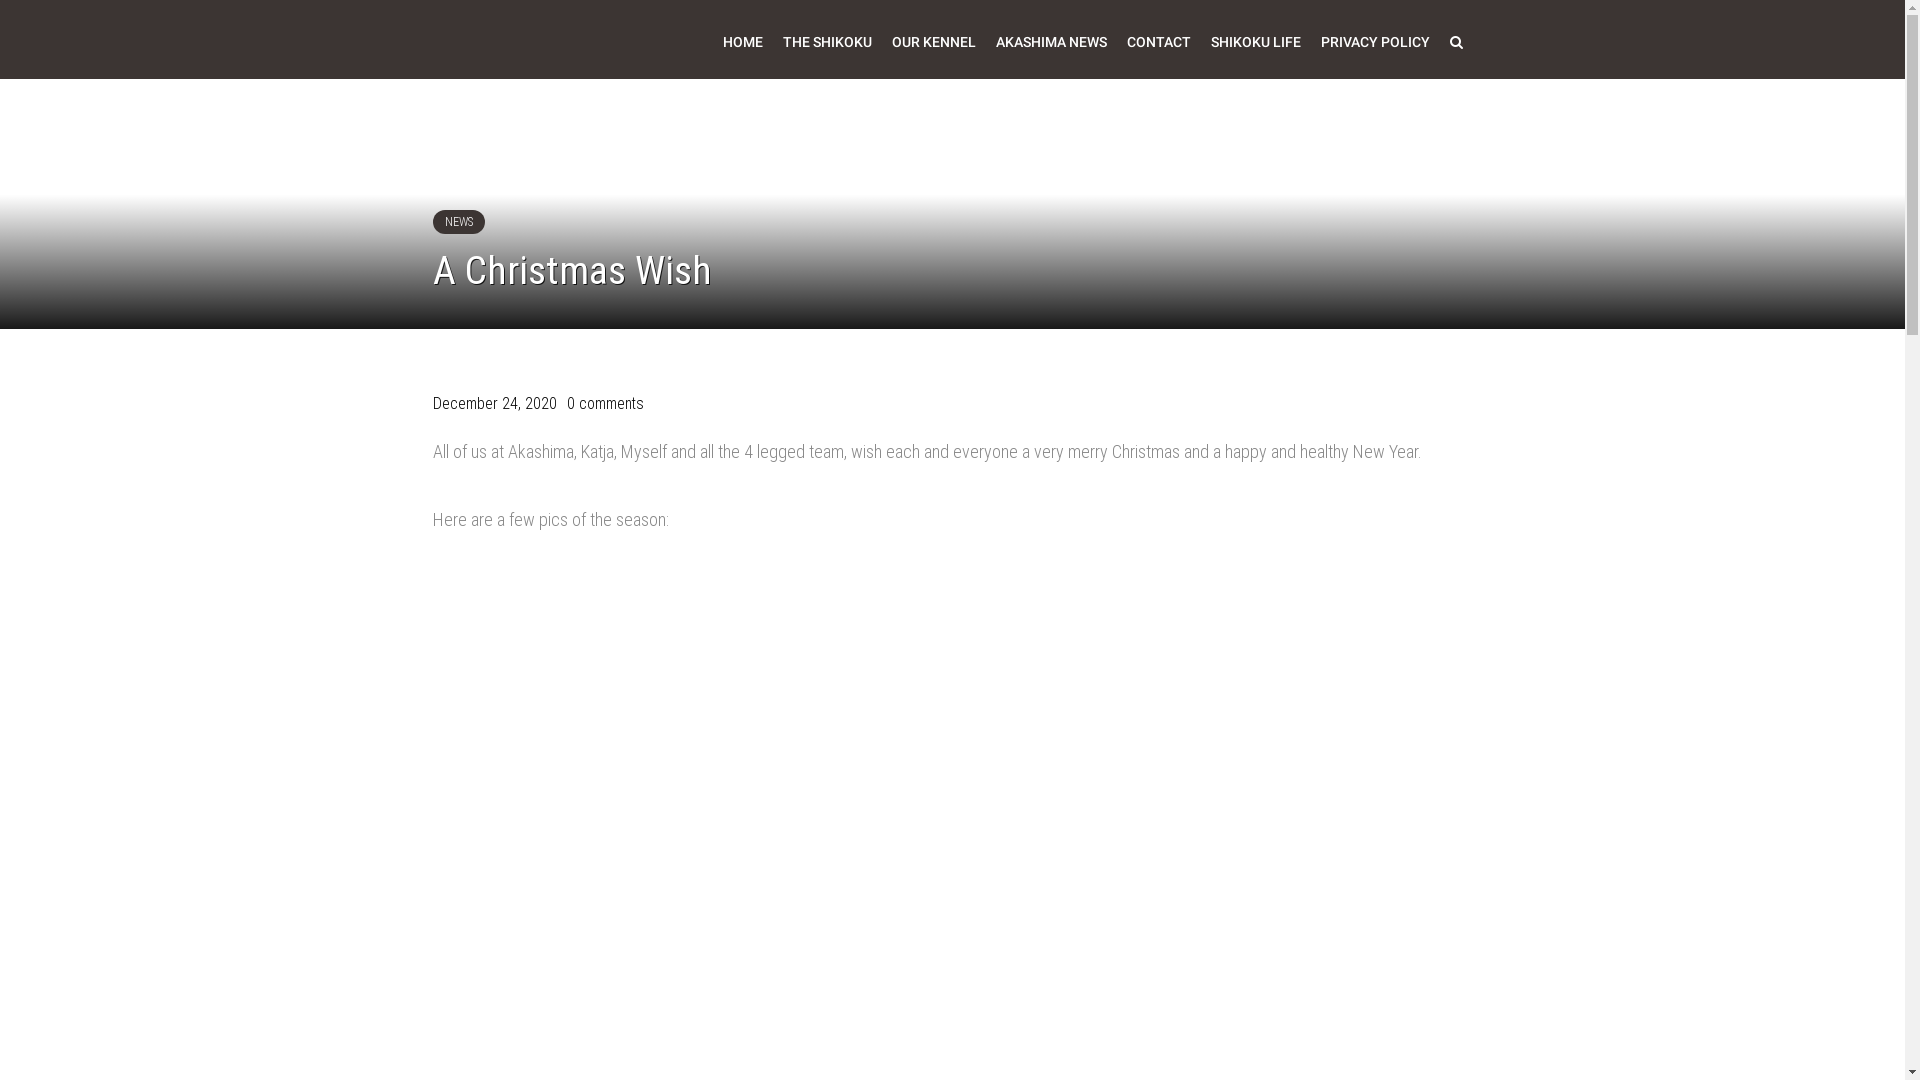  What do you see at coordinates (1373, 42) in the screenshot?
I see `'PRIVACY POLICY'` at bounding box center [1373, 42].